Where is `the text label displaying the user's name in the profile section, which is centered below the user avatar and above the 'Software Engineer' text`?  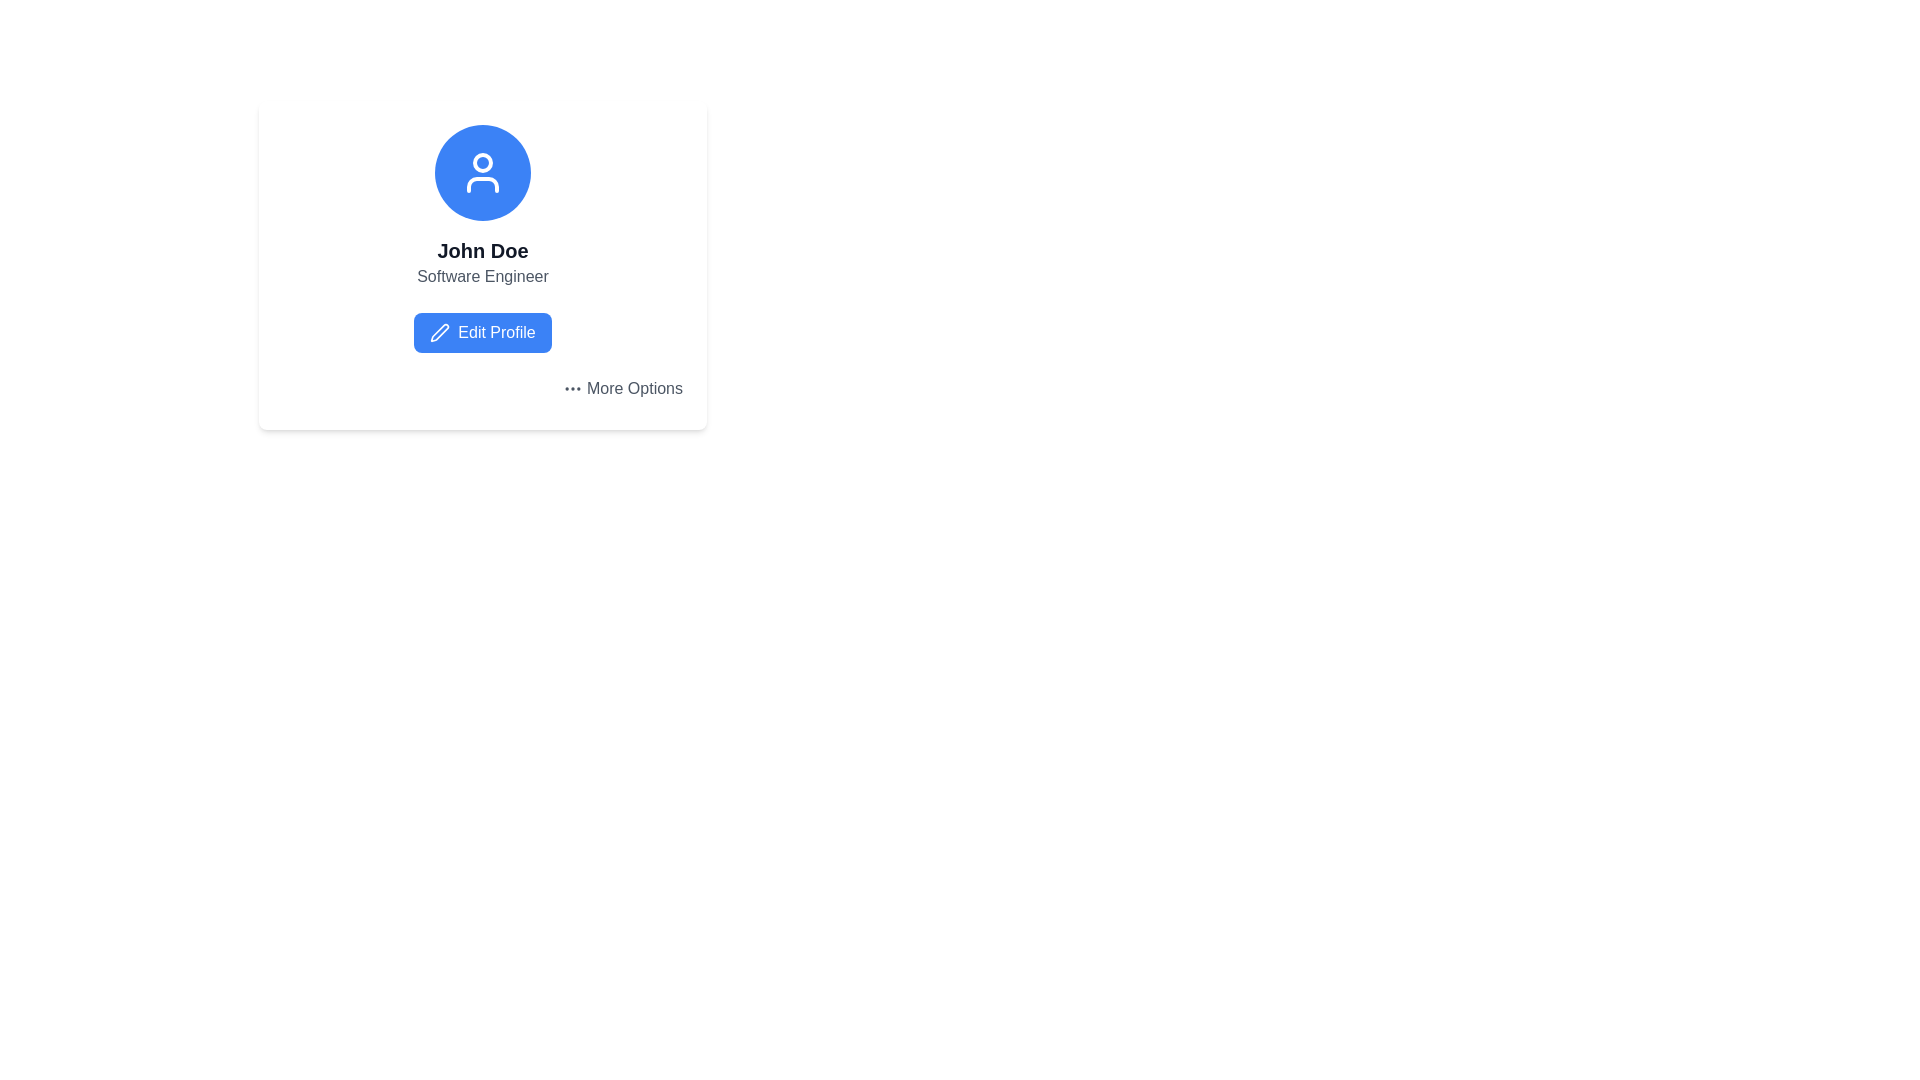 the text label displaying the user's name in the profile section, which is centered below the user avatar and above the 'Software Engineer' text is located at coordinates (483, 249).